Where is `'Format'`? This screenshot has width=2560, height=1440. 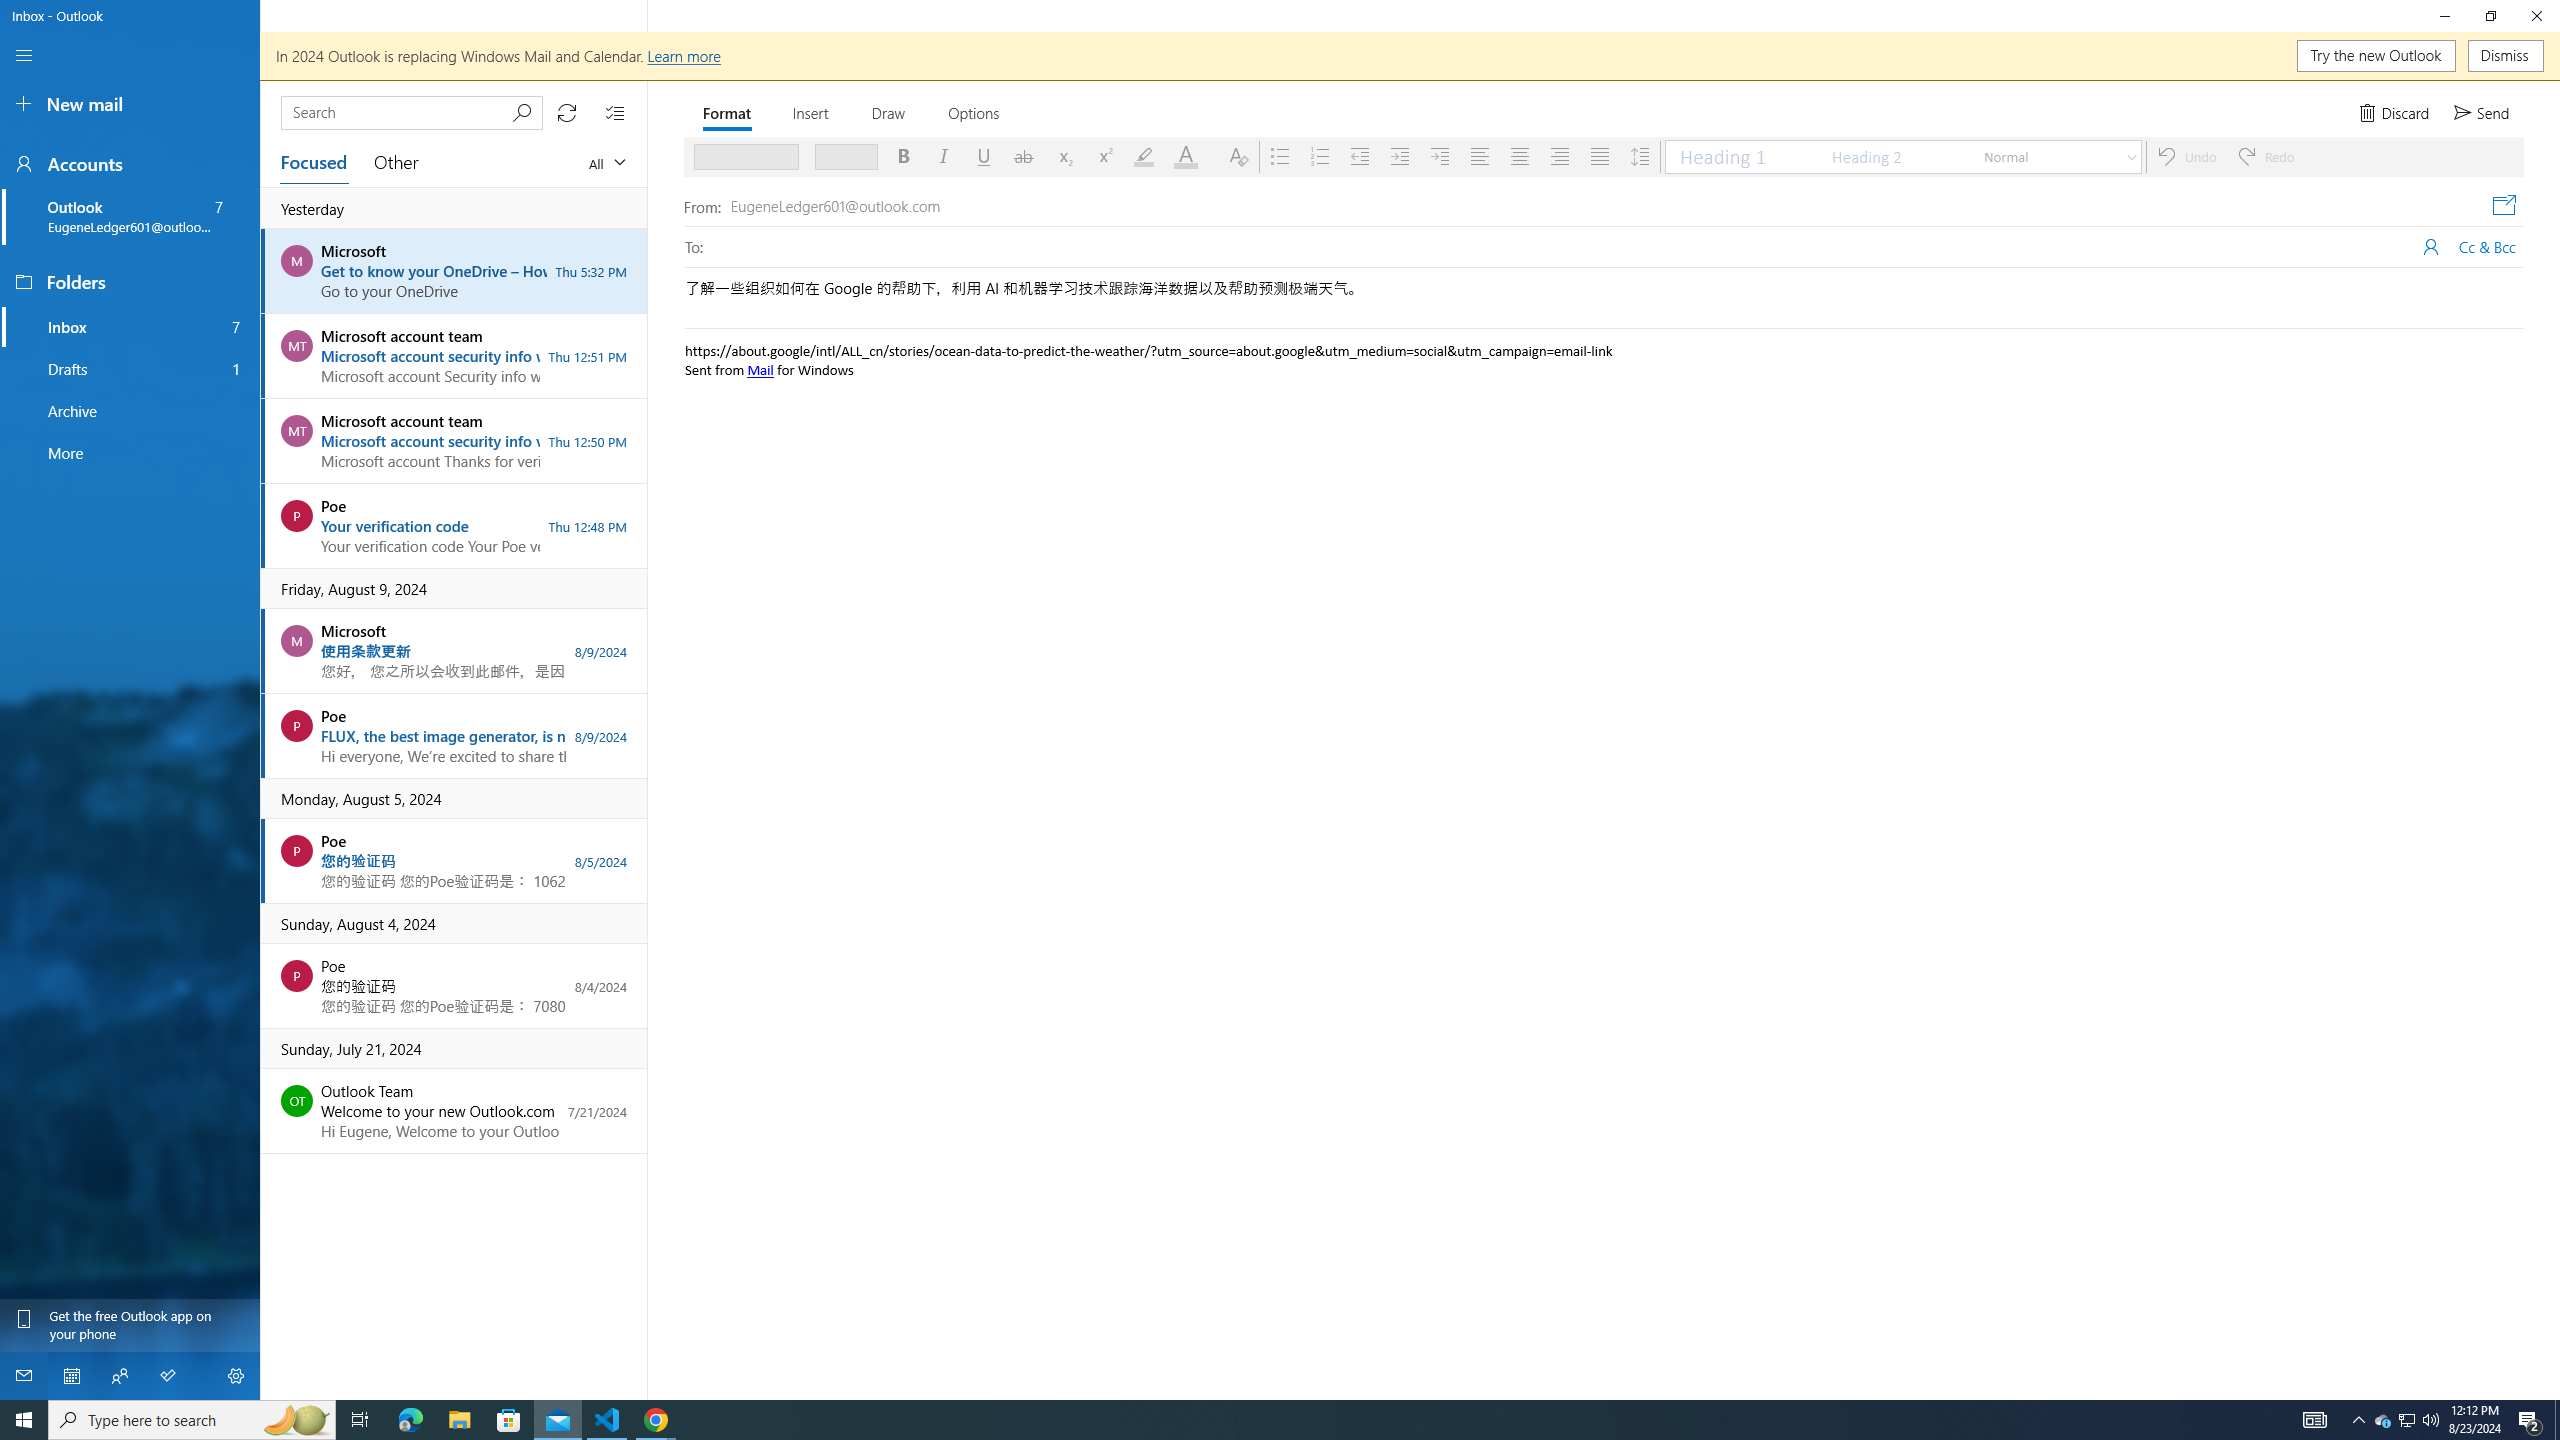 'Format' is located at coordinates (727, 112).